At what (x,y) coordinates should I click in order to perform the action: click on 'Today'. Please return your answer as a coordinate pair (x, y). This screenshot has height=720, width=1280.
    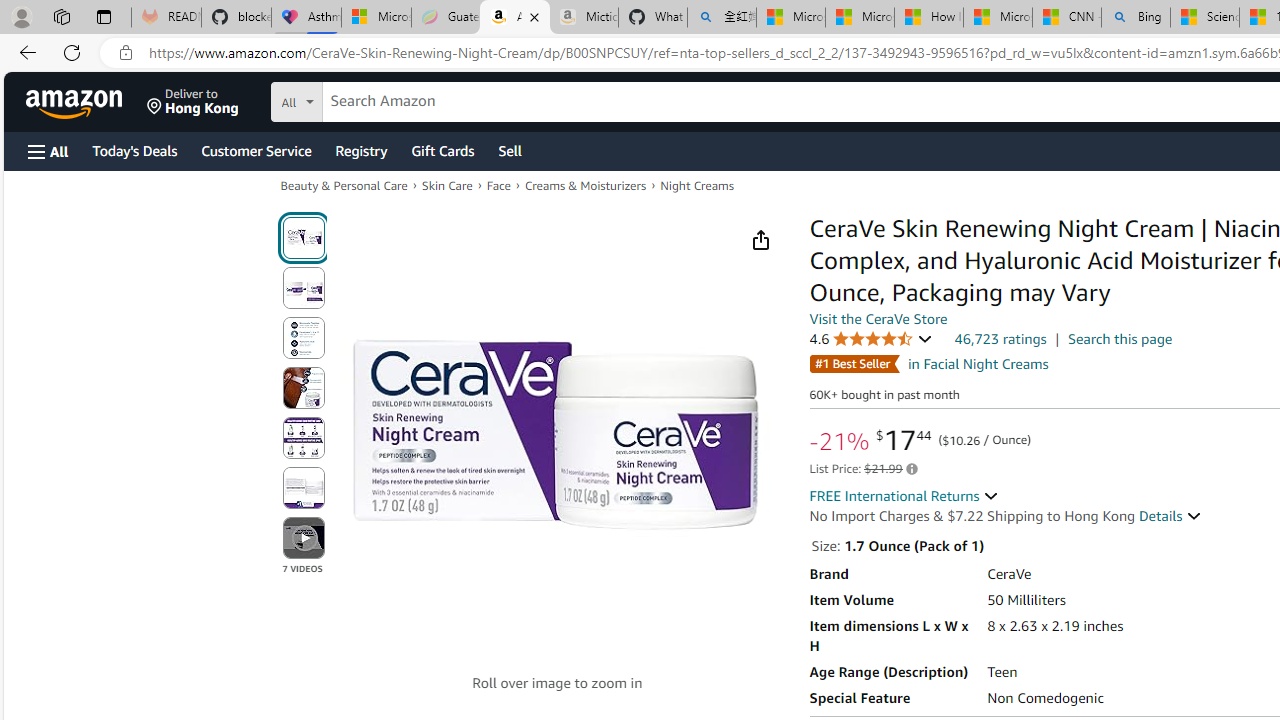
    Looking at the image, I should click on (133, 149).